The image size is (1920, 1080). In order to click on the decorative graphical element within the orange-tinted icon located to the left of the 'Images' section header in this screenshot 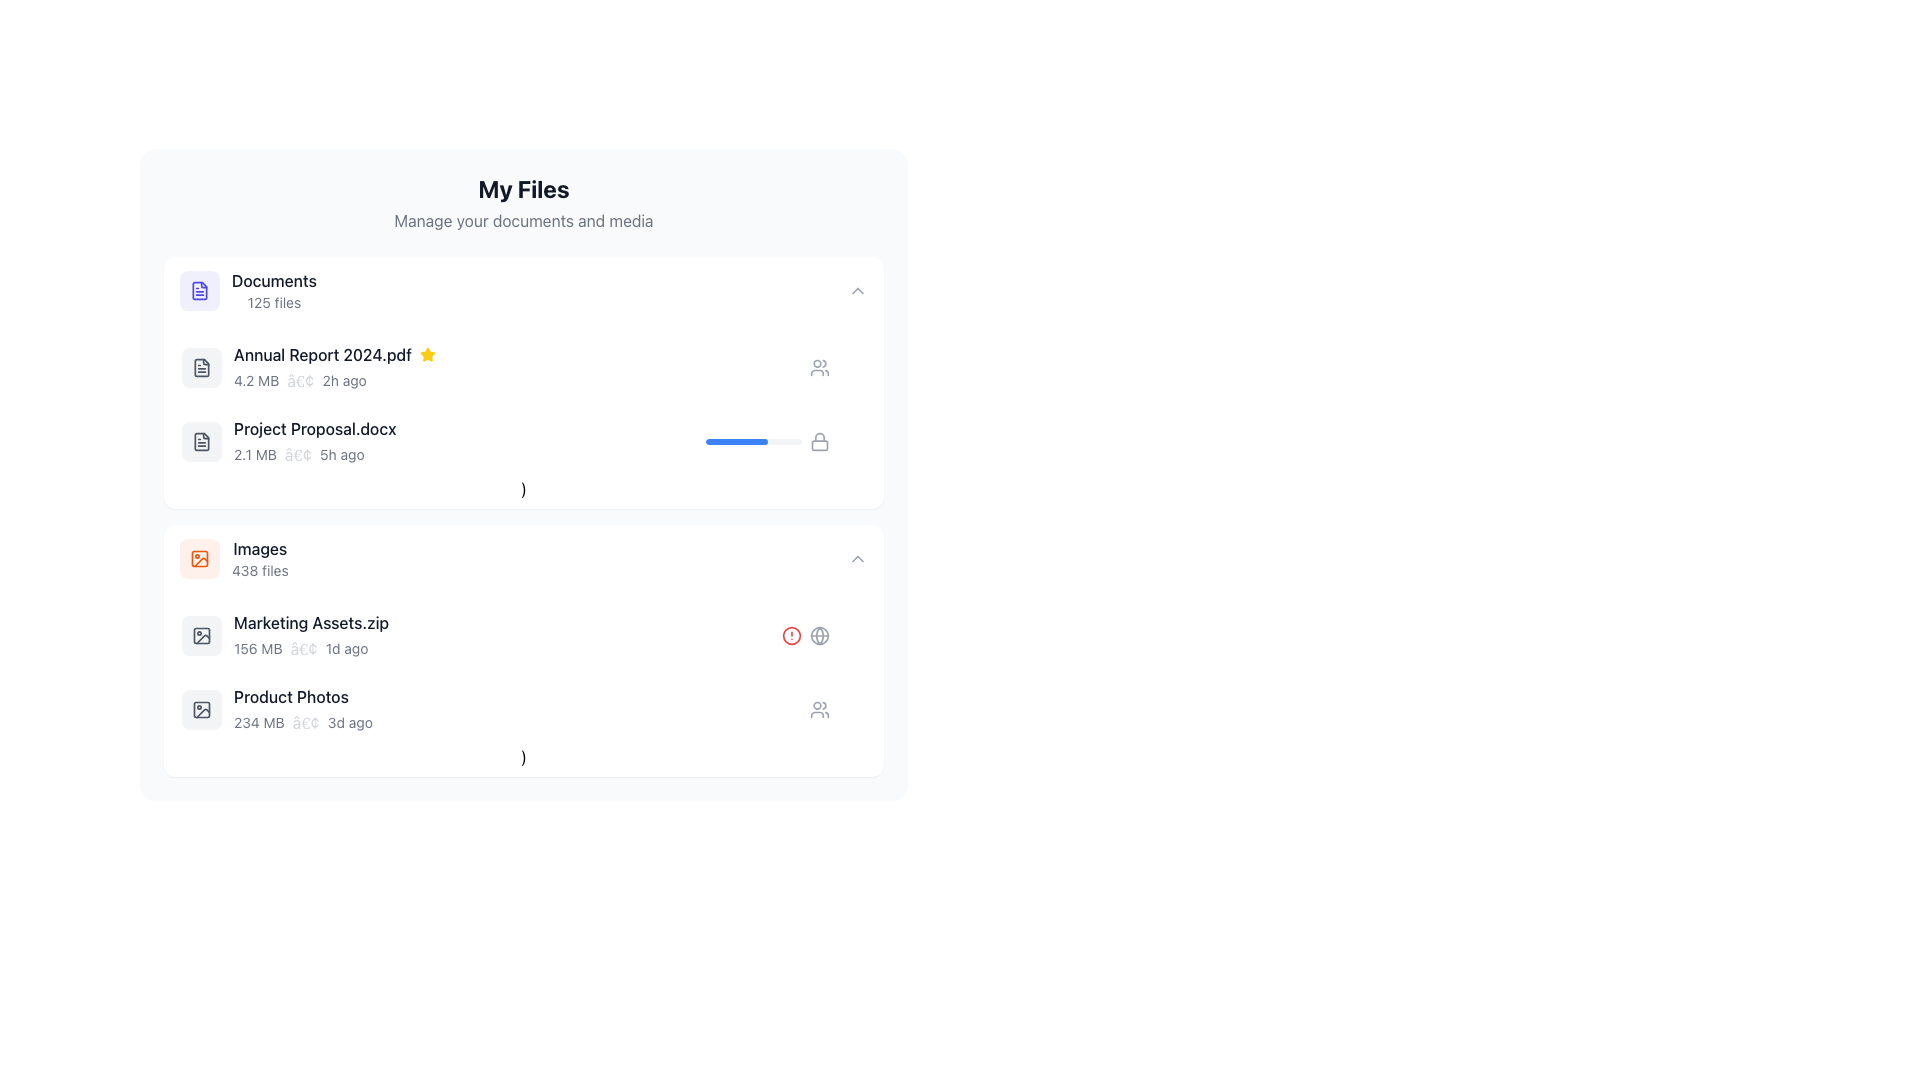, I will do `click(200, 559)`.